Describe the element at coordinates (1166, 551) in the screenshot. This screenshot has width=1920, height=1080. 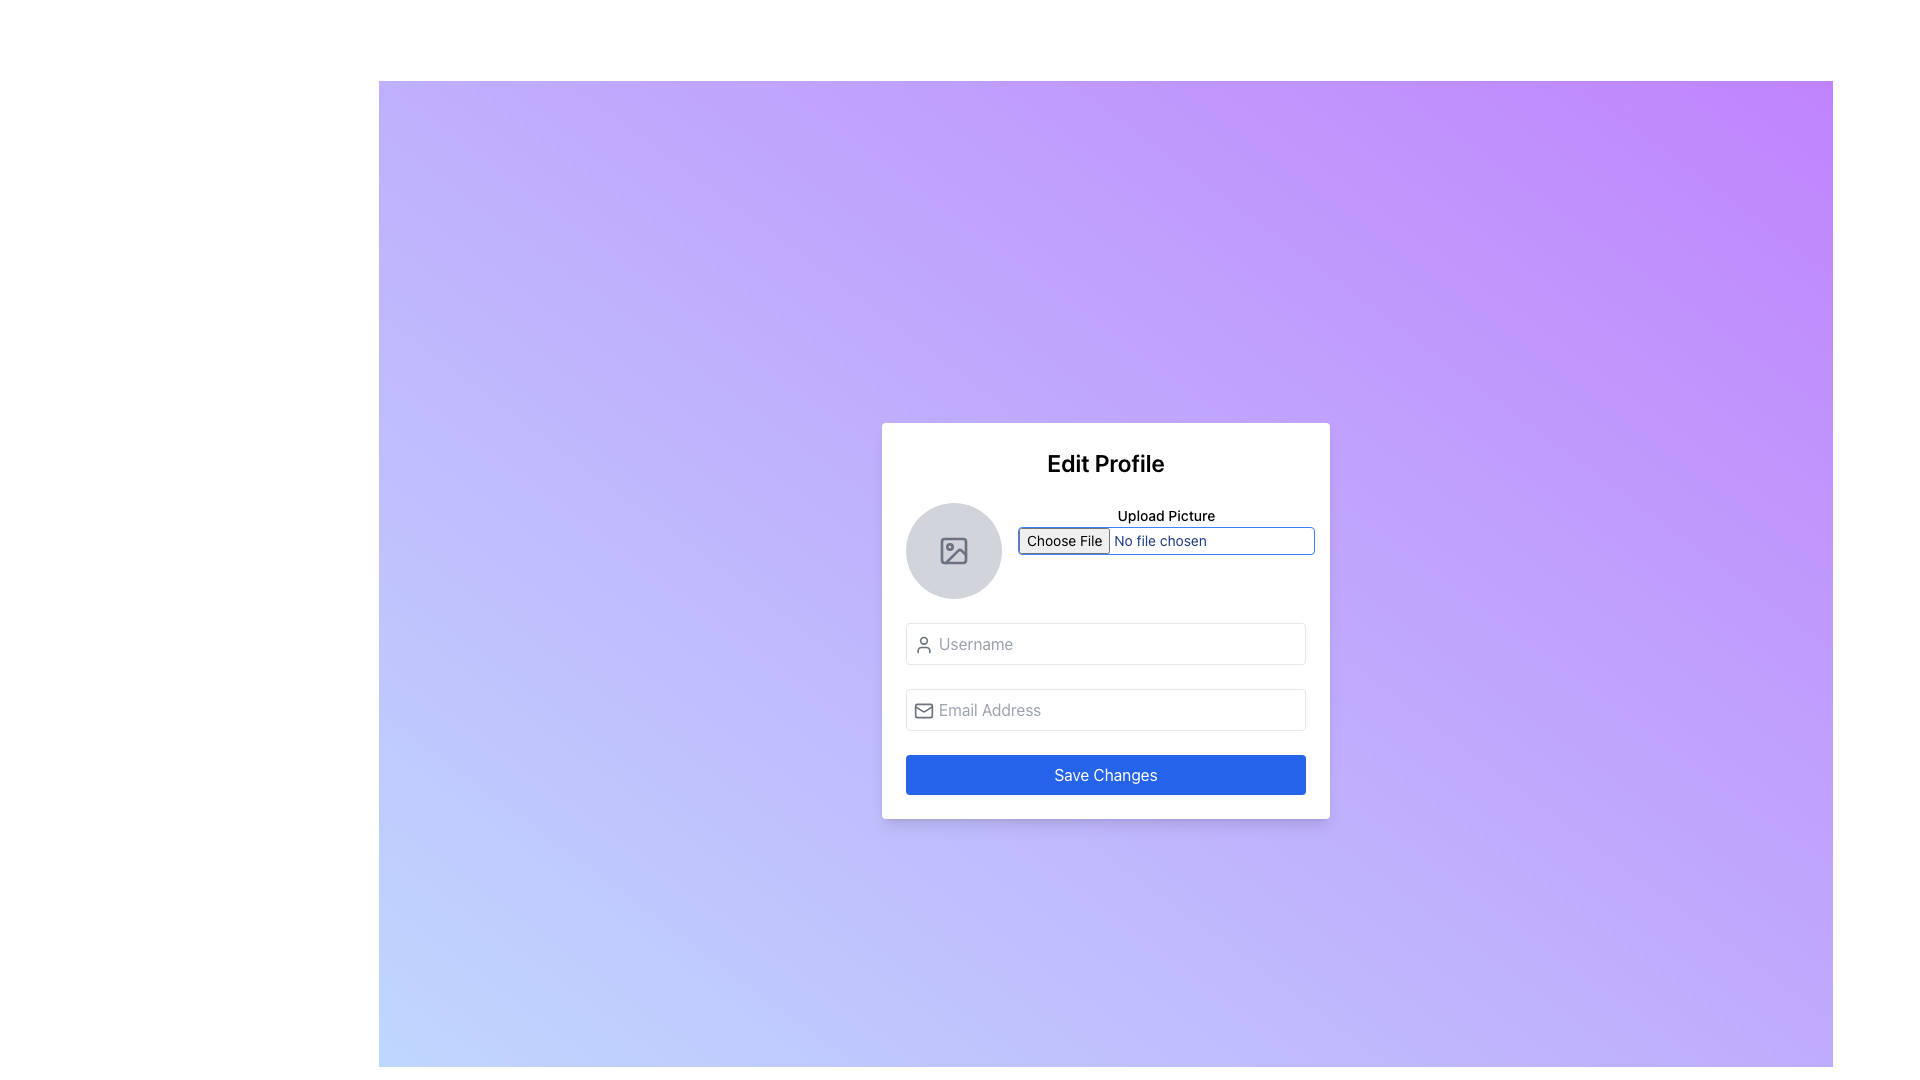
I see `and drop a file onto the File input field located centrally in the 'Edit Profile' modal, positioned above the username input field and below the profile picture icon placeholder` at that location.